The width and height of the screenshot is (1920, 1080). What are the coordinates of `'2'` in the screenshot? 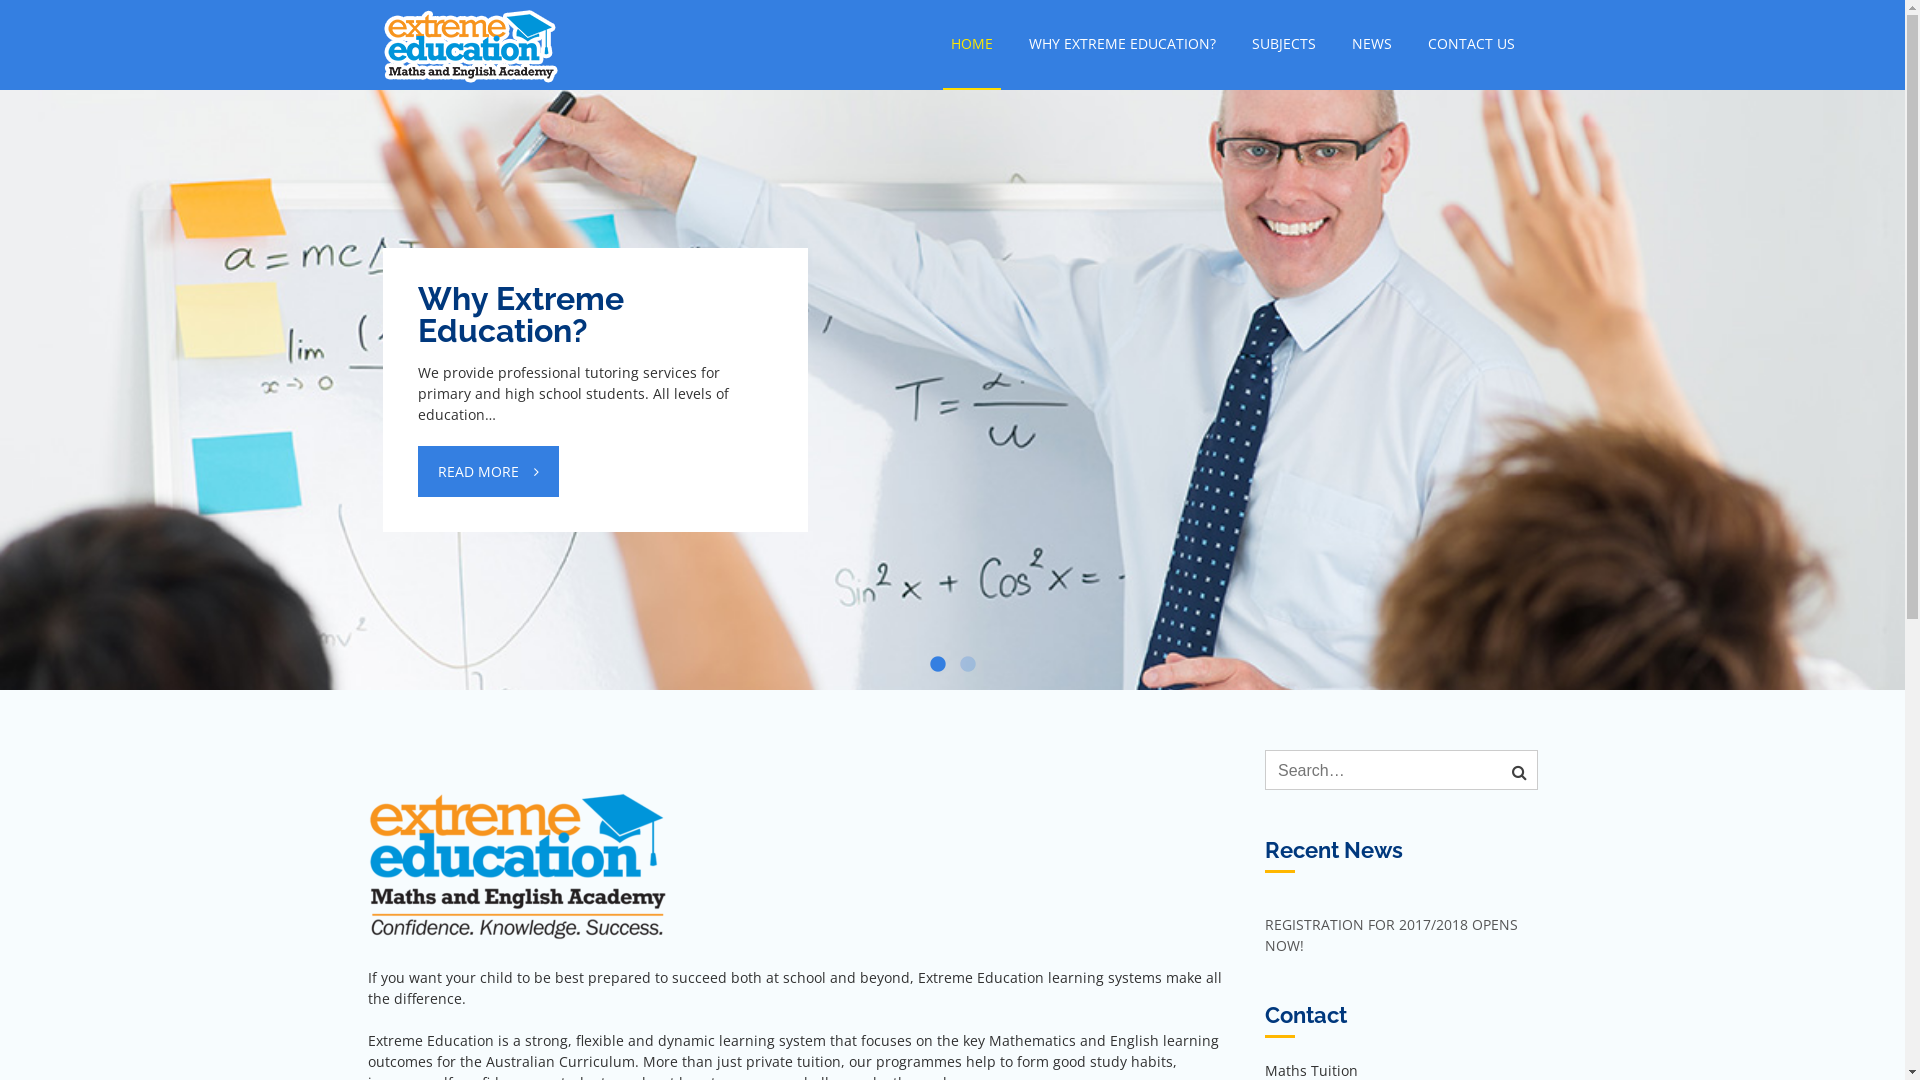 It's located at (968, 664).